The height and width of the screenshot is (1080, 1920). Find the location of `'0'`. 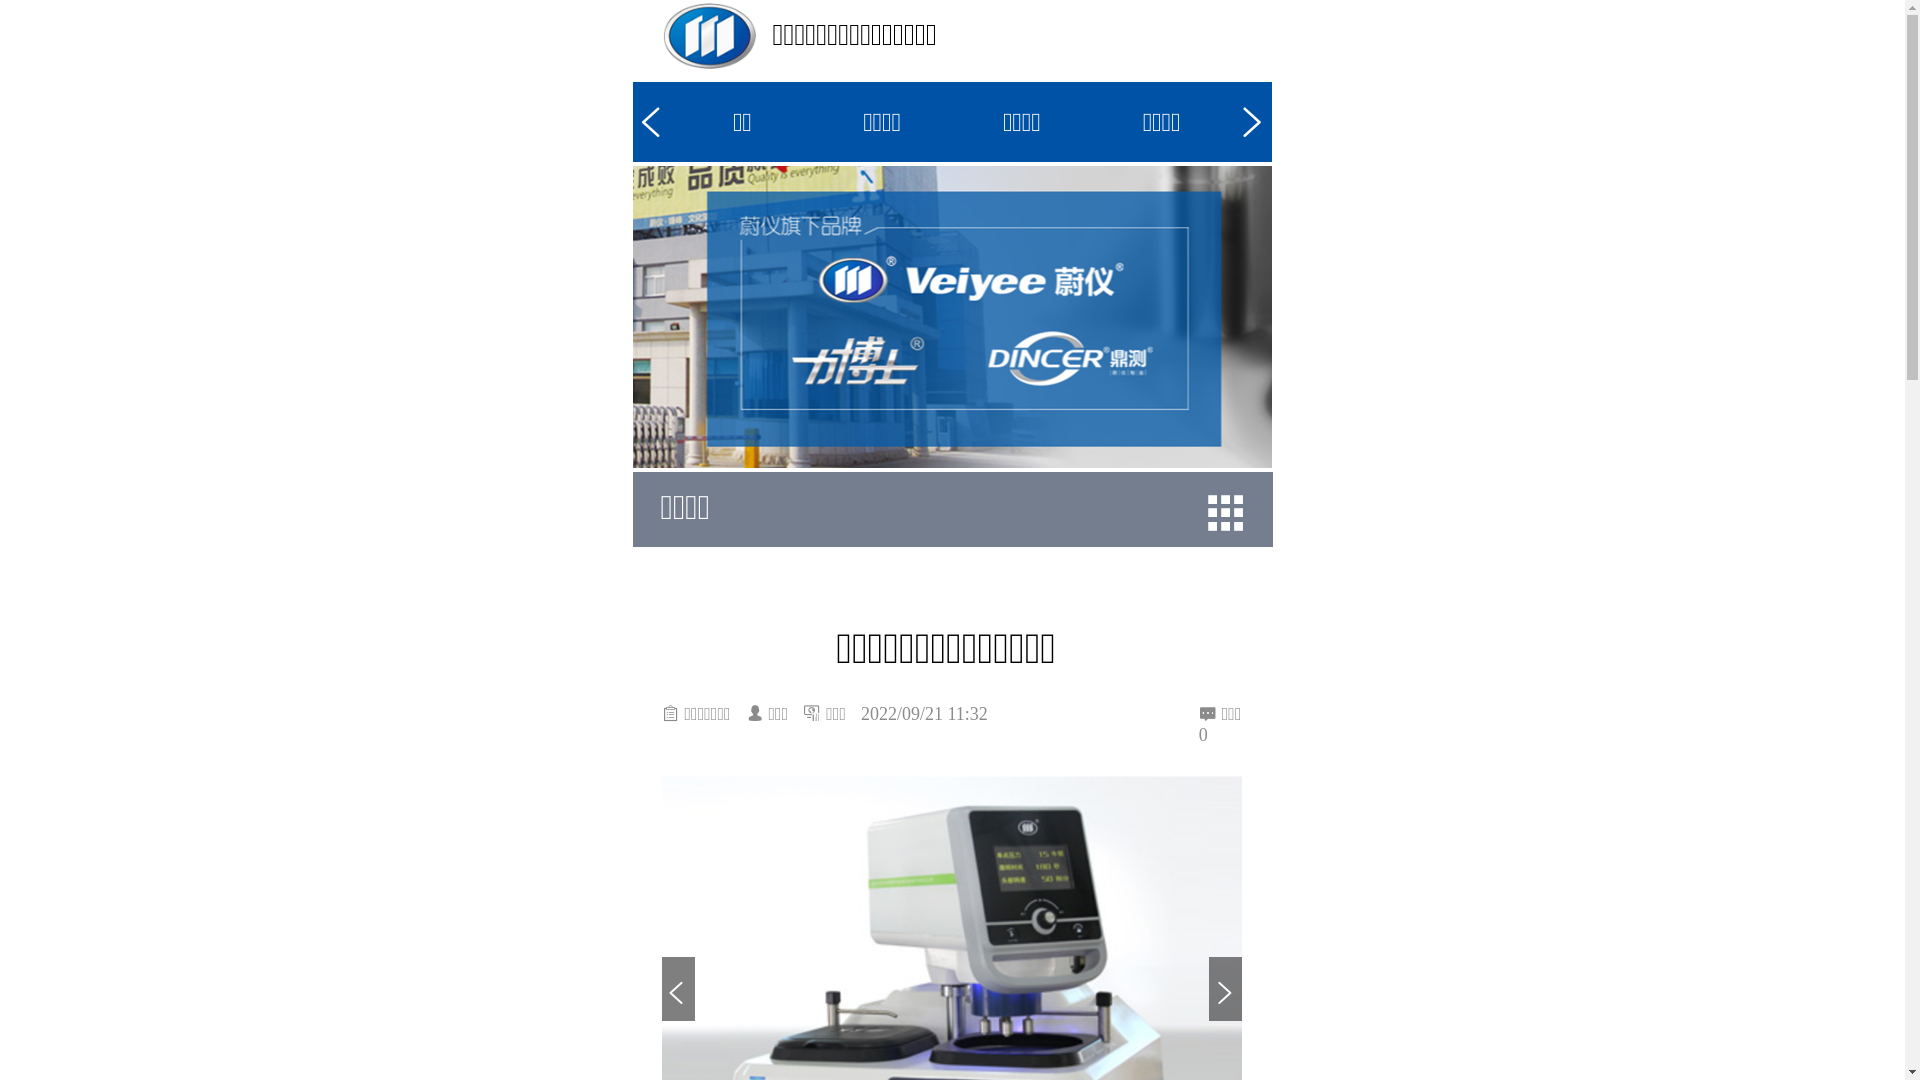

'0' is located at coordinates (1219, 735).